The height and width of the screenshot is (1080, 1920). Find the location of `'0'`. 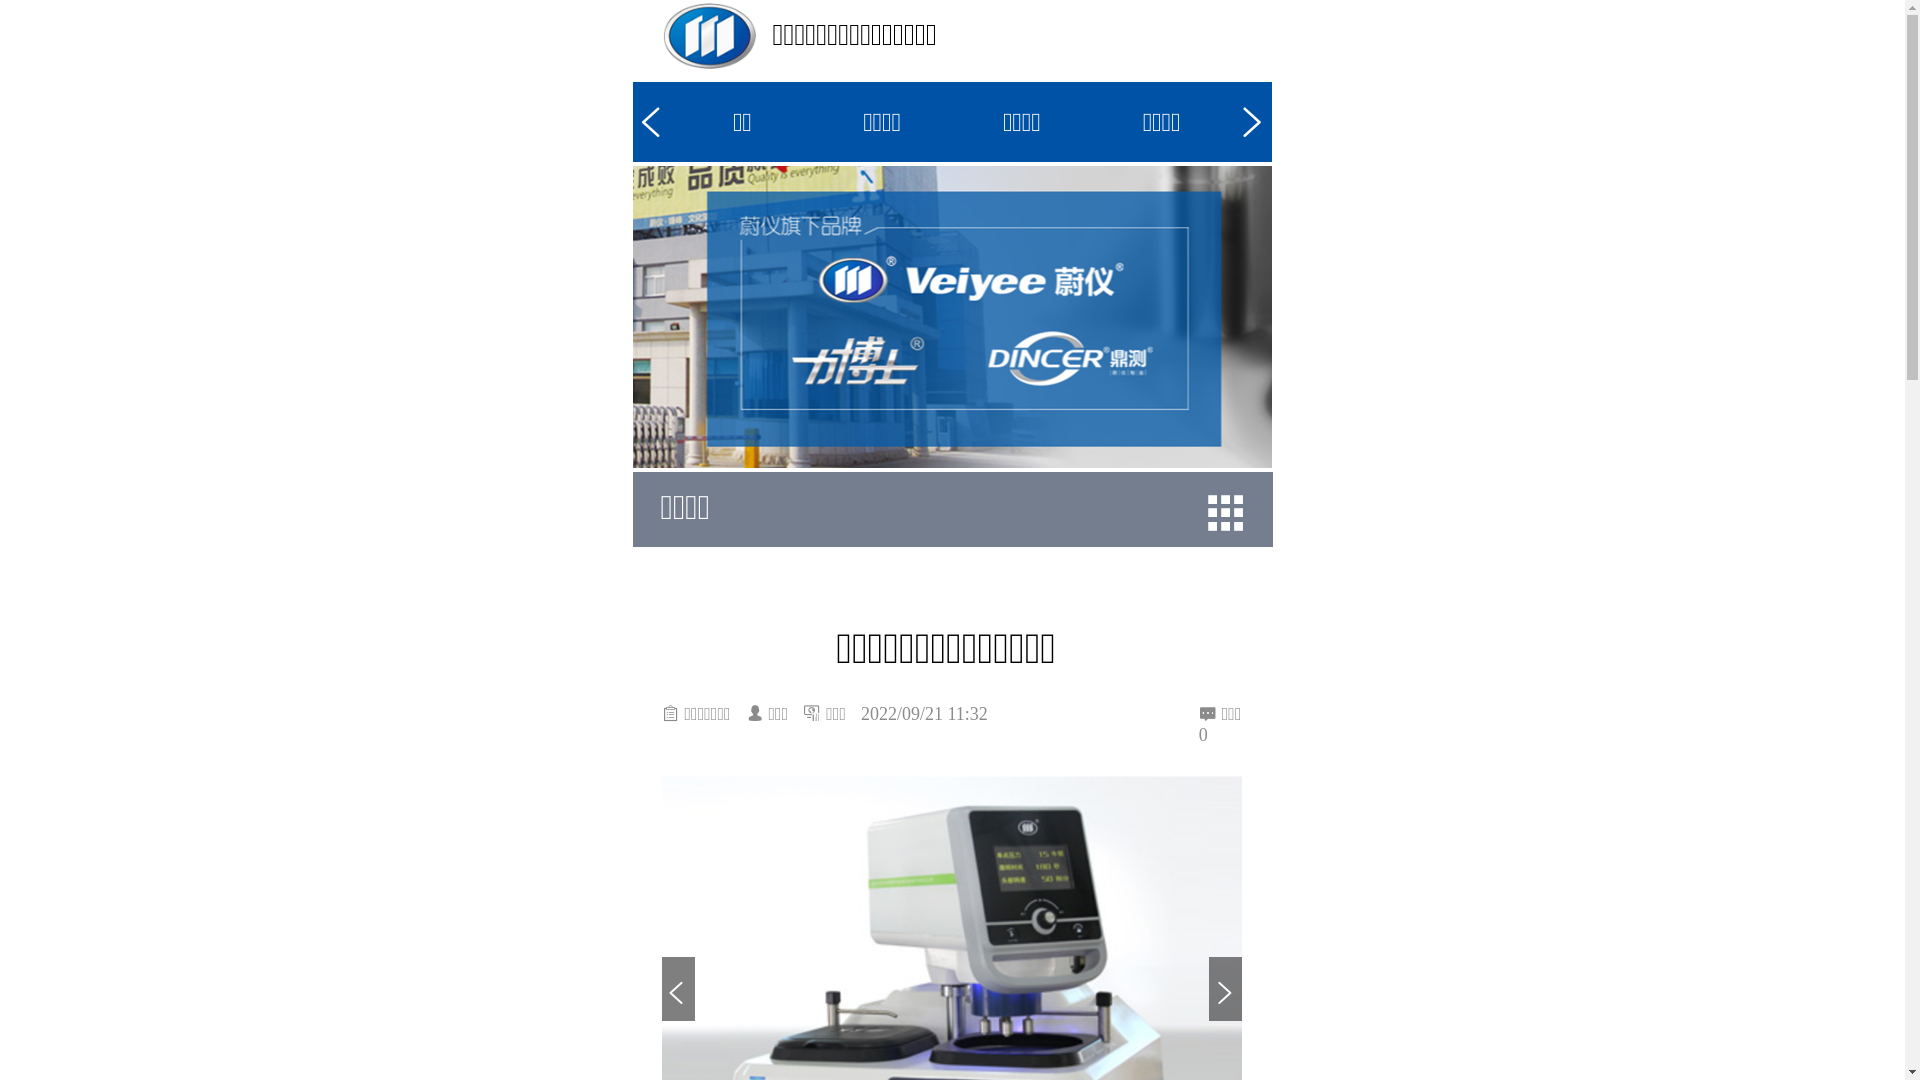

'0' is located at coordinates (1219, 735).